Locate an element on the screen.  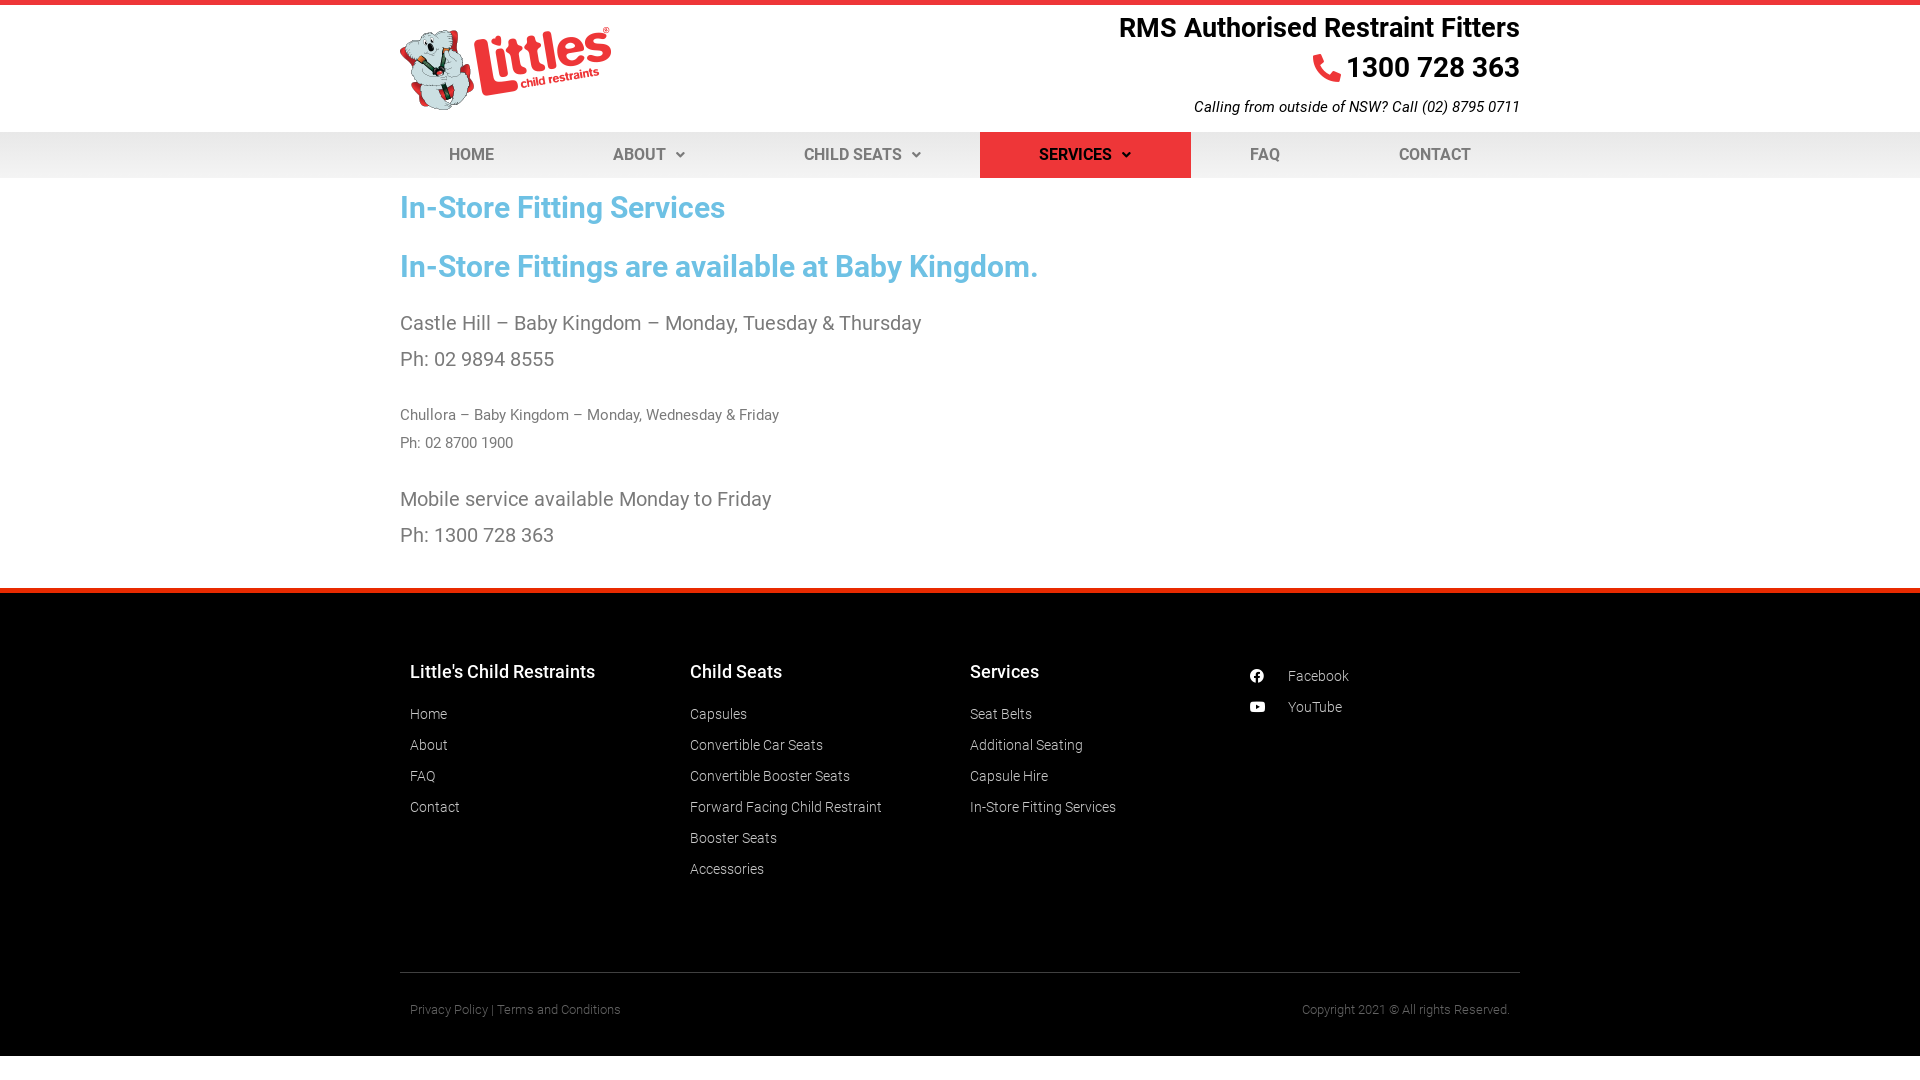
'SERVICES' is located at coordinates (1084, 153).